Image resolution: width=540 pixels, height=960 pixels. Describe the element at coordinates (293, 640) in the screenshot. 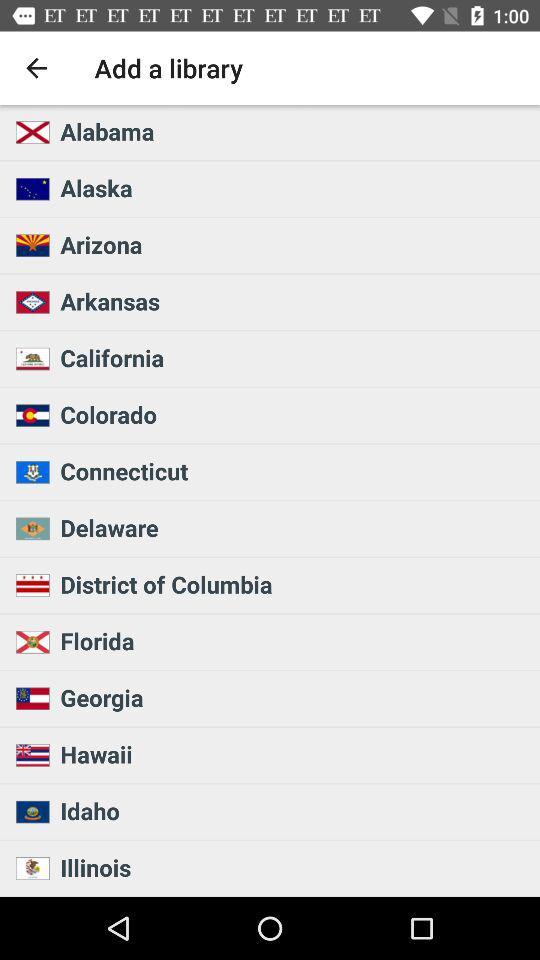

I see `the icon below the district of columbia` at that location.